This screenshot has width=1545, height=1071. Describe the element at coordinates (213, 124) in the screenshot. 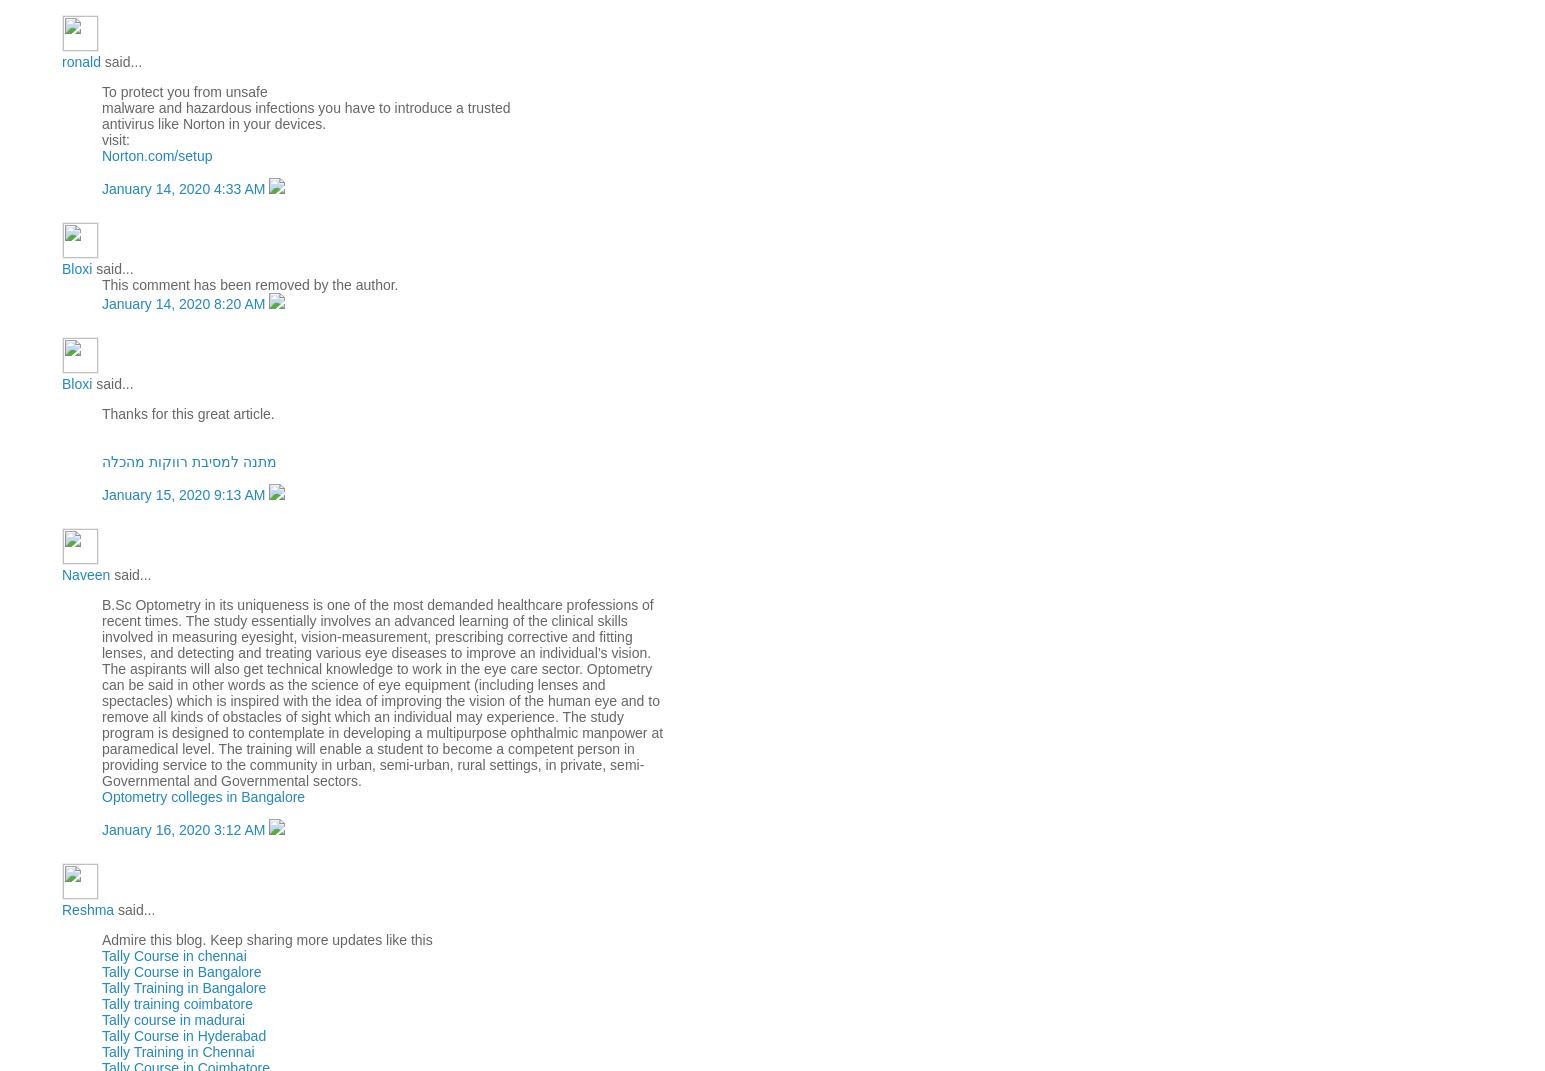

I see `'antivirus like Norton in your devices.'` at that location.